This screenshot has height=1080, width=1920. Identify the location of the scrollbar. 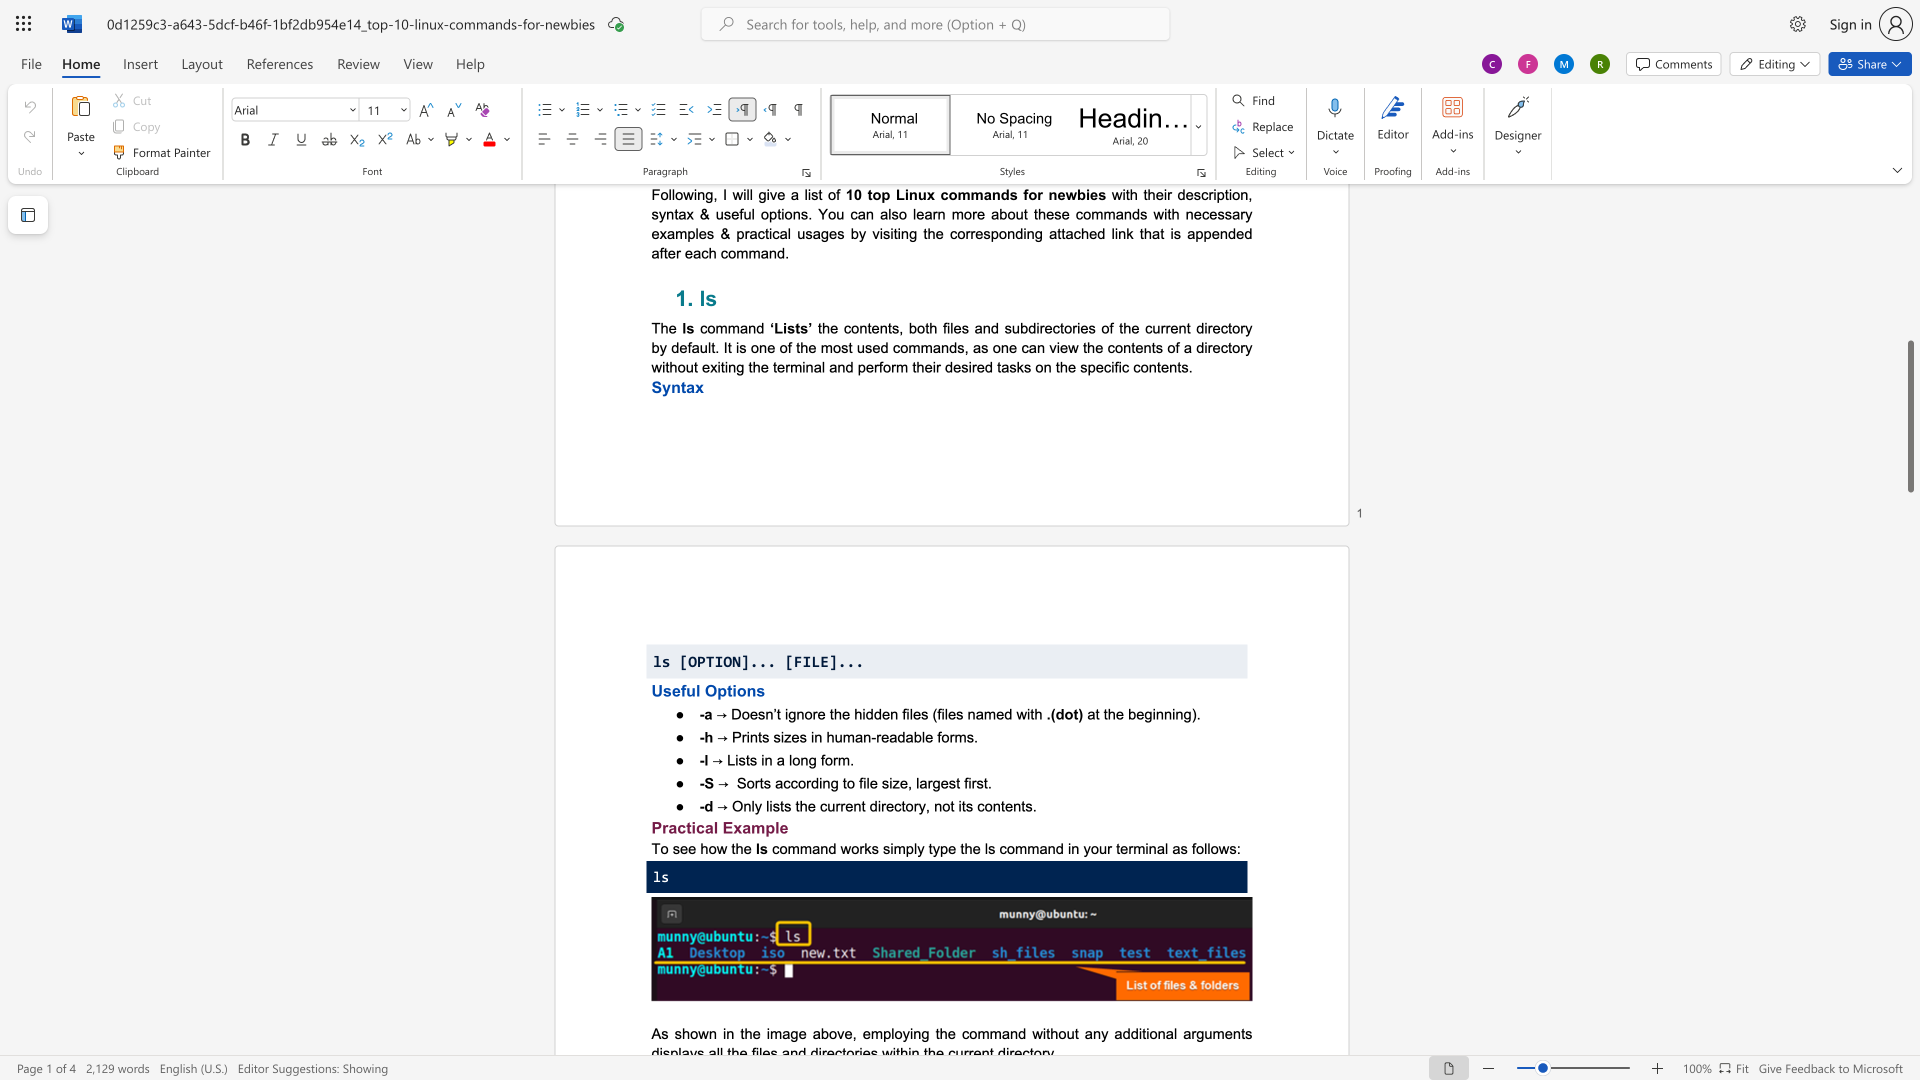
(1909, 428).